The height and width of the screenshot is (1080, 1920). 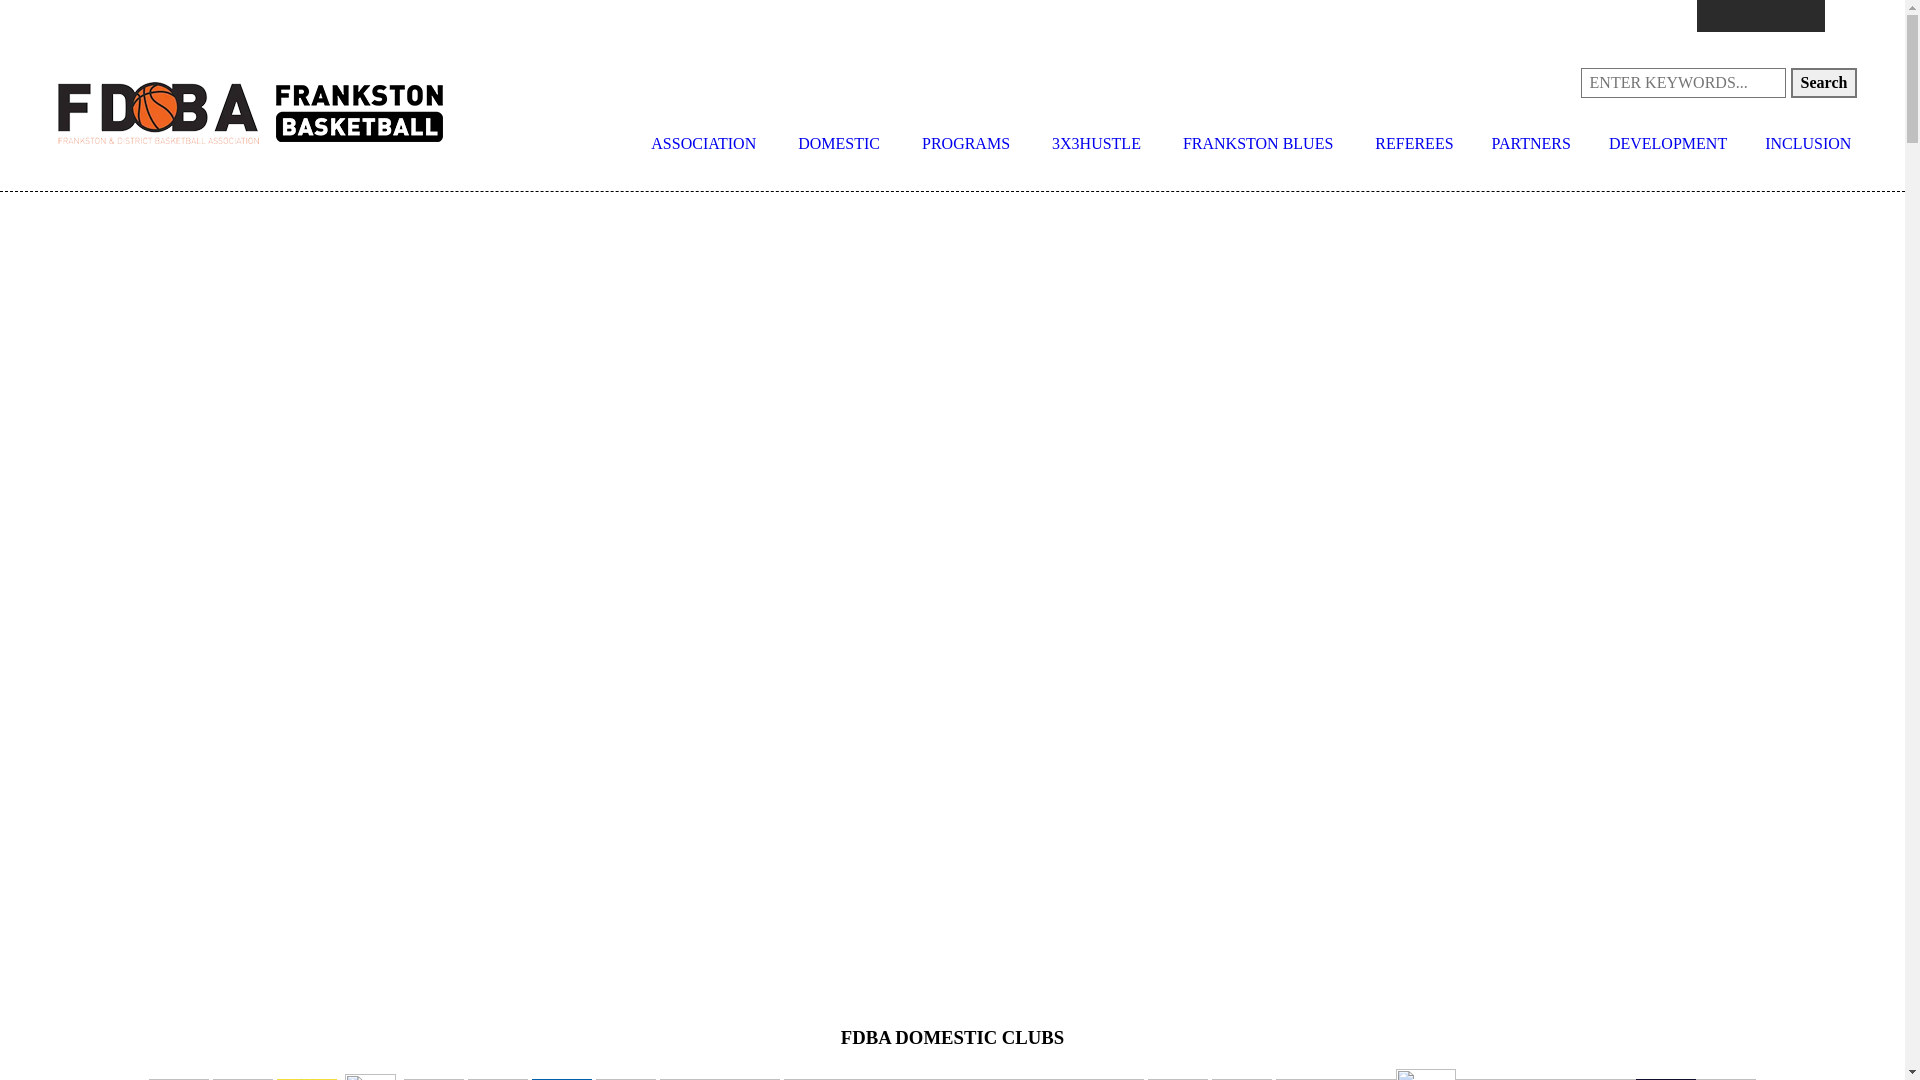 I want to click on 'DEVELOPMENT', so click(x=1667, y=142).